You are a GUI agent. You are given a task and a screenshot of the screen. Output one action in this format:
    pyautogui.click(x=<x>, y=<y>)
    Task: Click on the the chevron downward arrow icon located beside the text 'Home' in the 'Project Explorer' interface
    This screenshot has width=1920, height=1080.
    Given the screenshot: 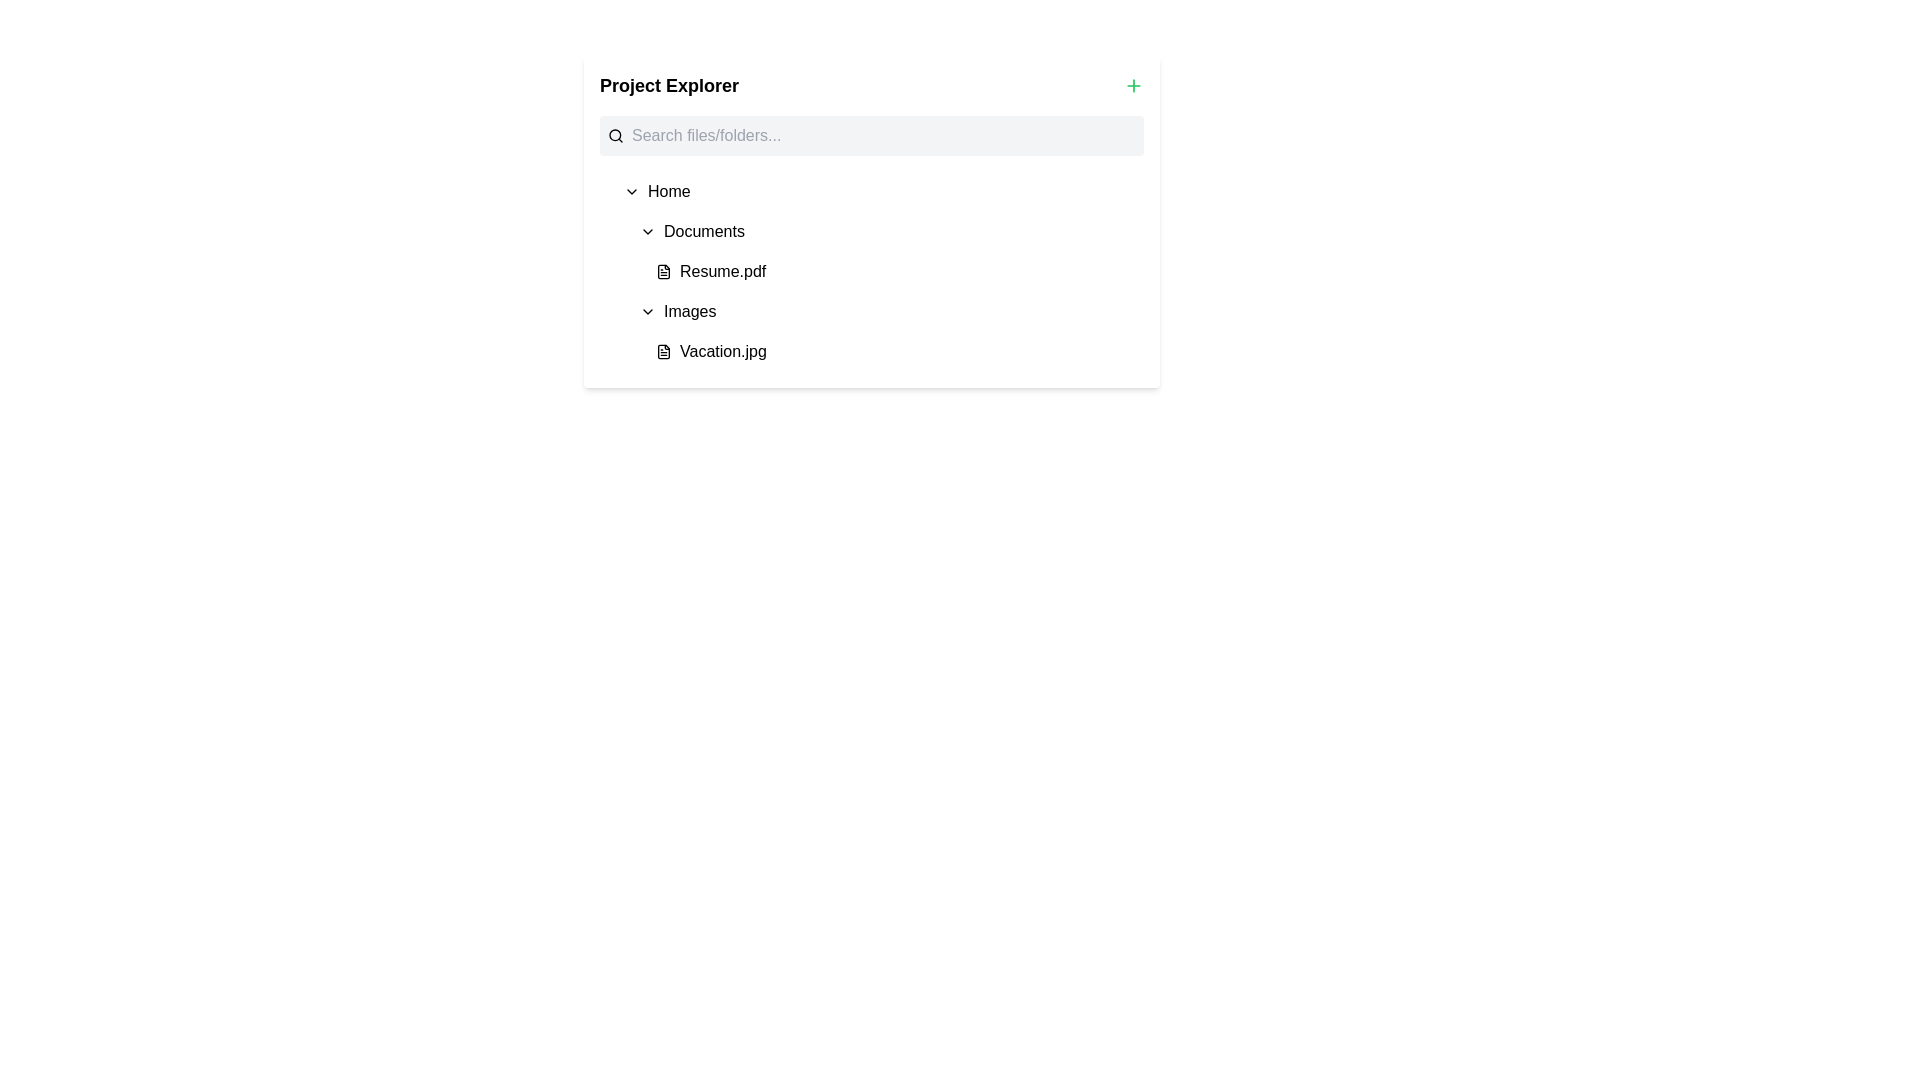 What is the action you would take?
    pyautogui.click(x=631, y=192)
    